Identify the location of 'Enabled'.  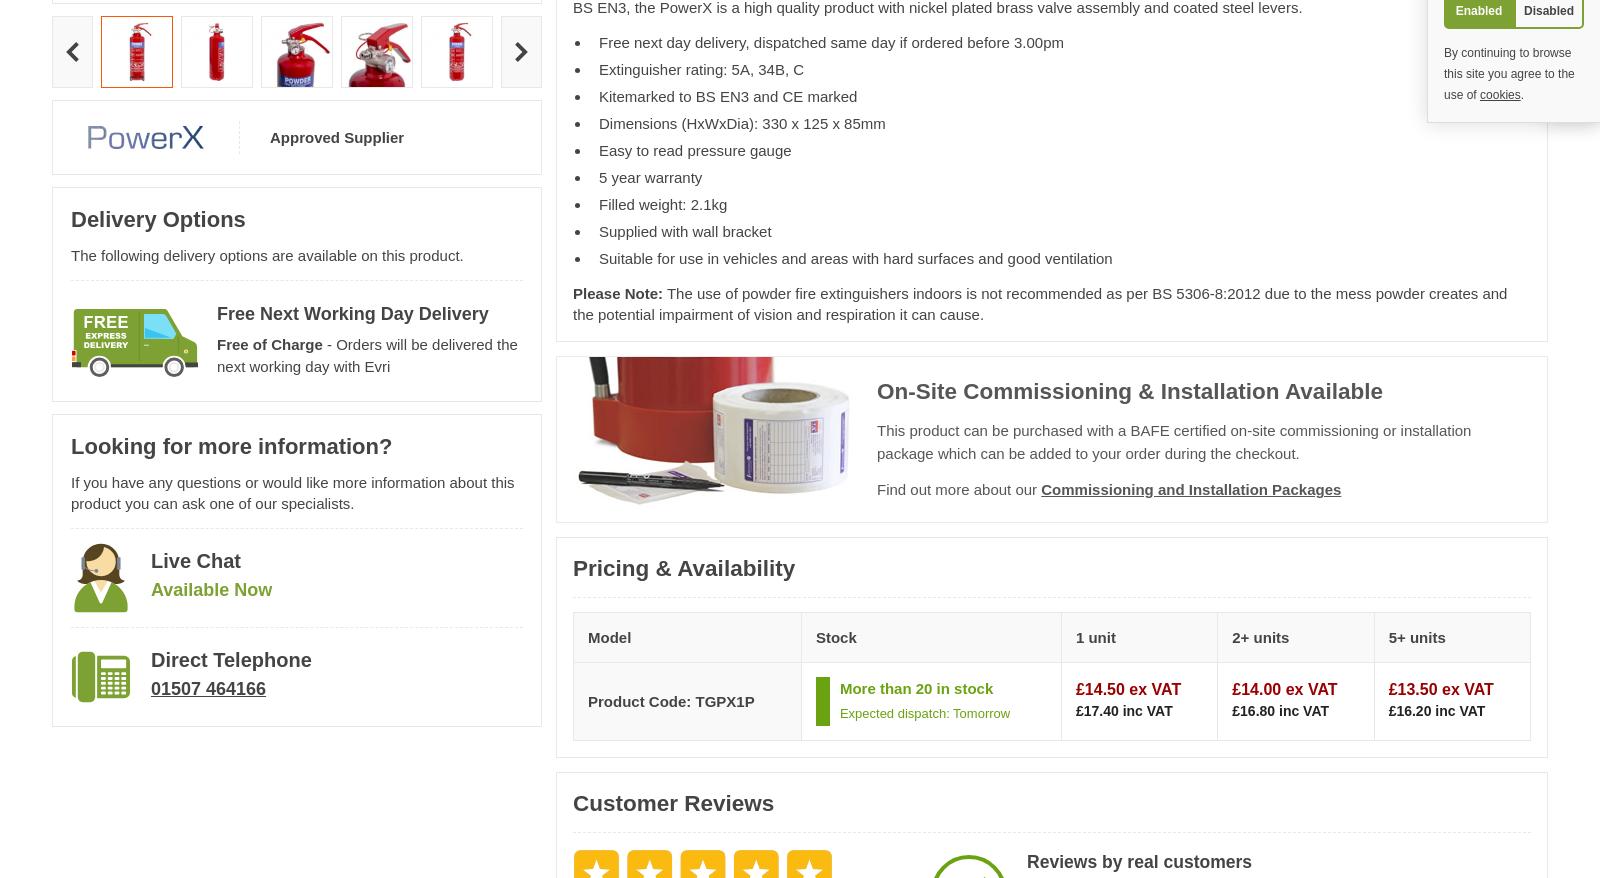
(1478, 9).